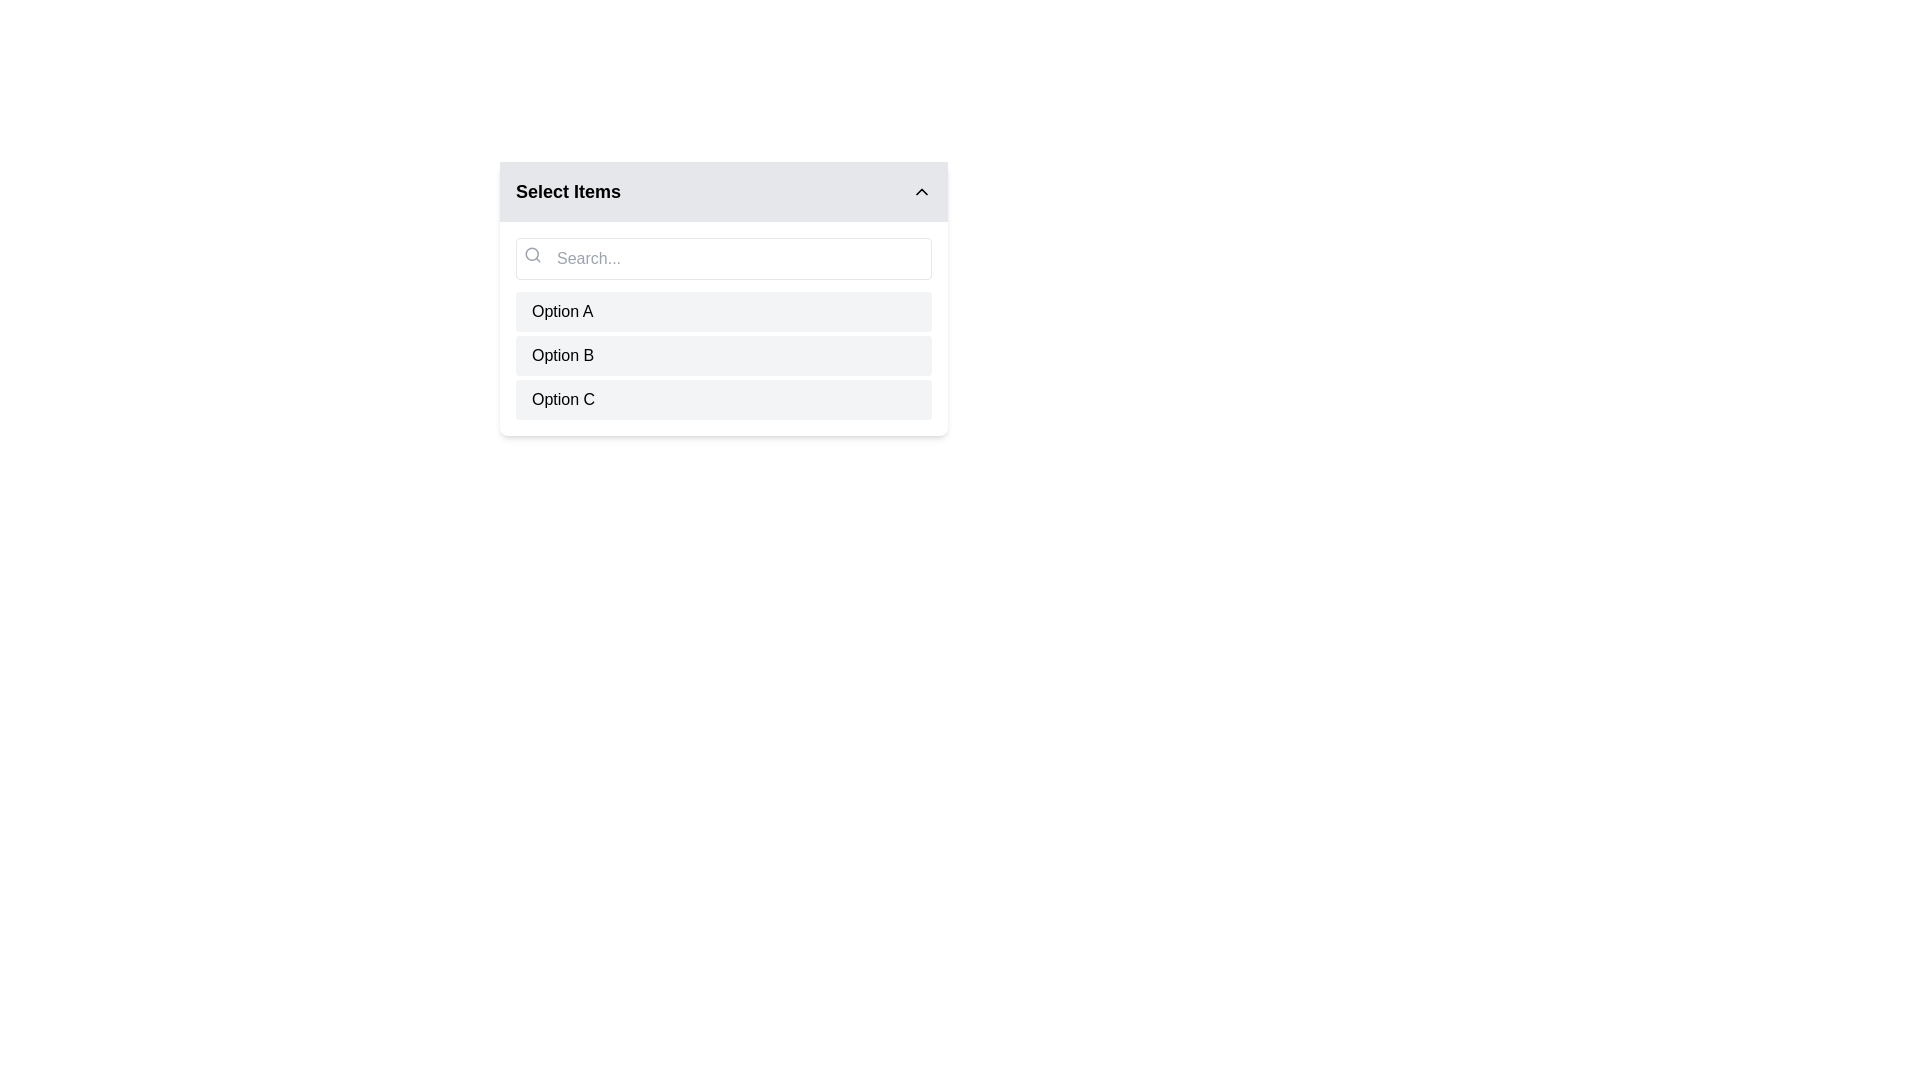  Describe the element at coordinates (532, 253) in the screenshot. I see `the search input icon resembling a magnifying glass located at the top-left part of the search bar's input field, adjacent to the placeholder text 'Search...' in the dropdown panel` at that location.